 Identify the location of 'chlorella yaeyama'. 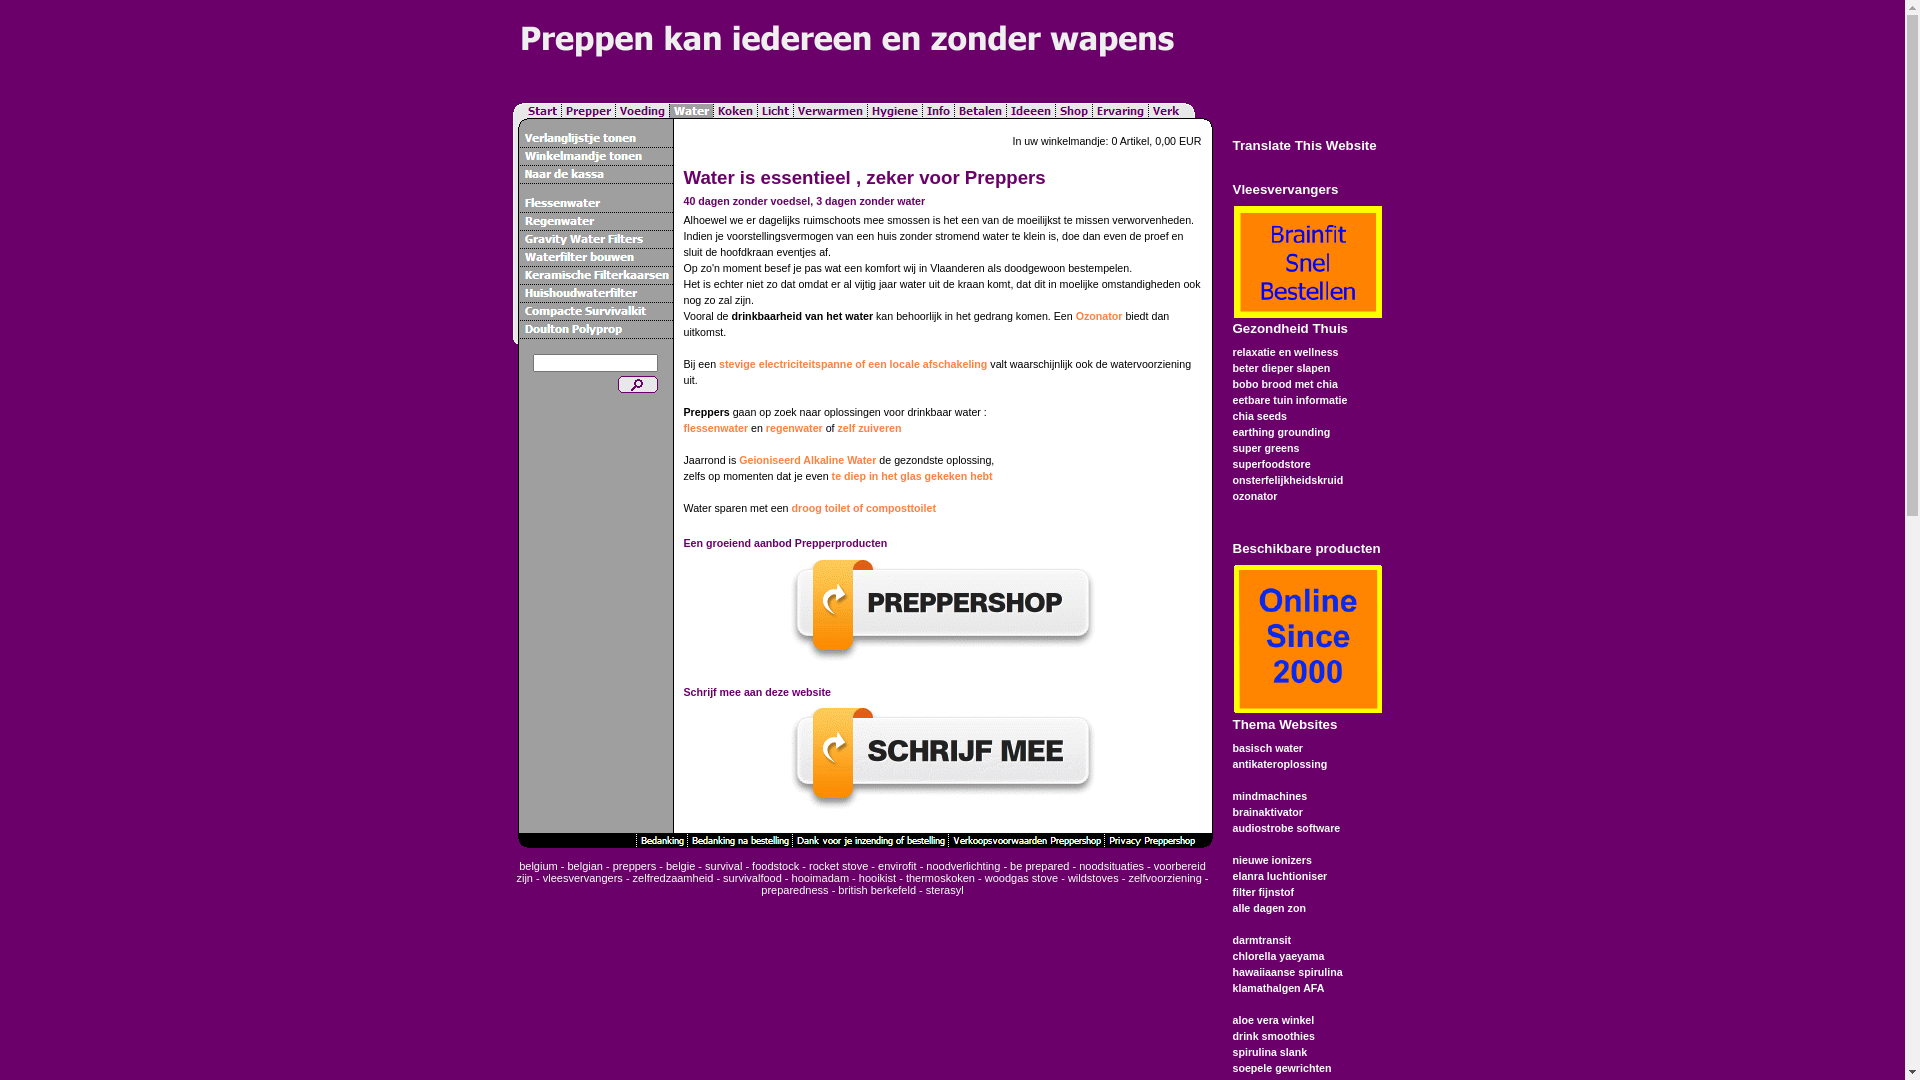
(1276, 955).